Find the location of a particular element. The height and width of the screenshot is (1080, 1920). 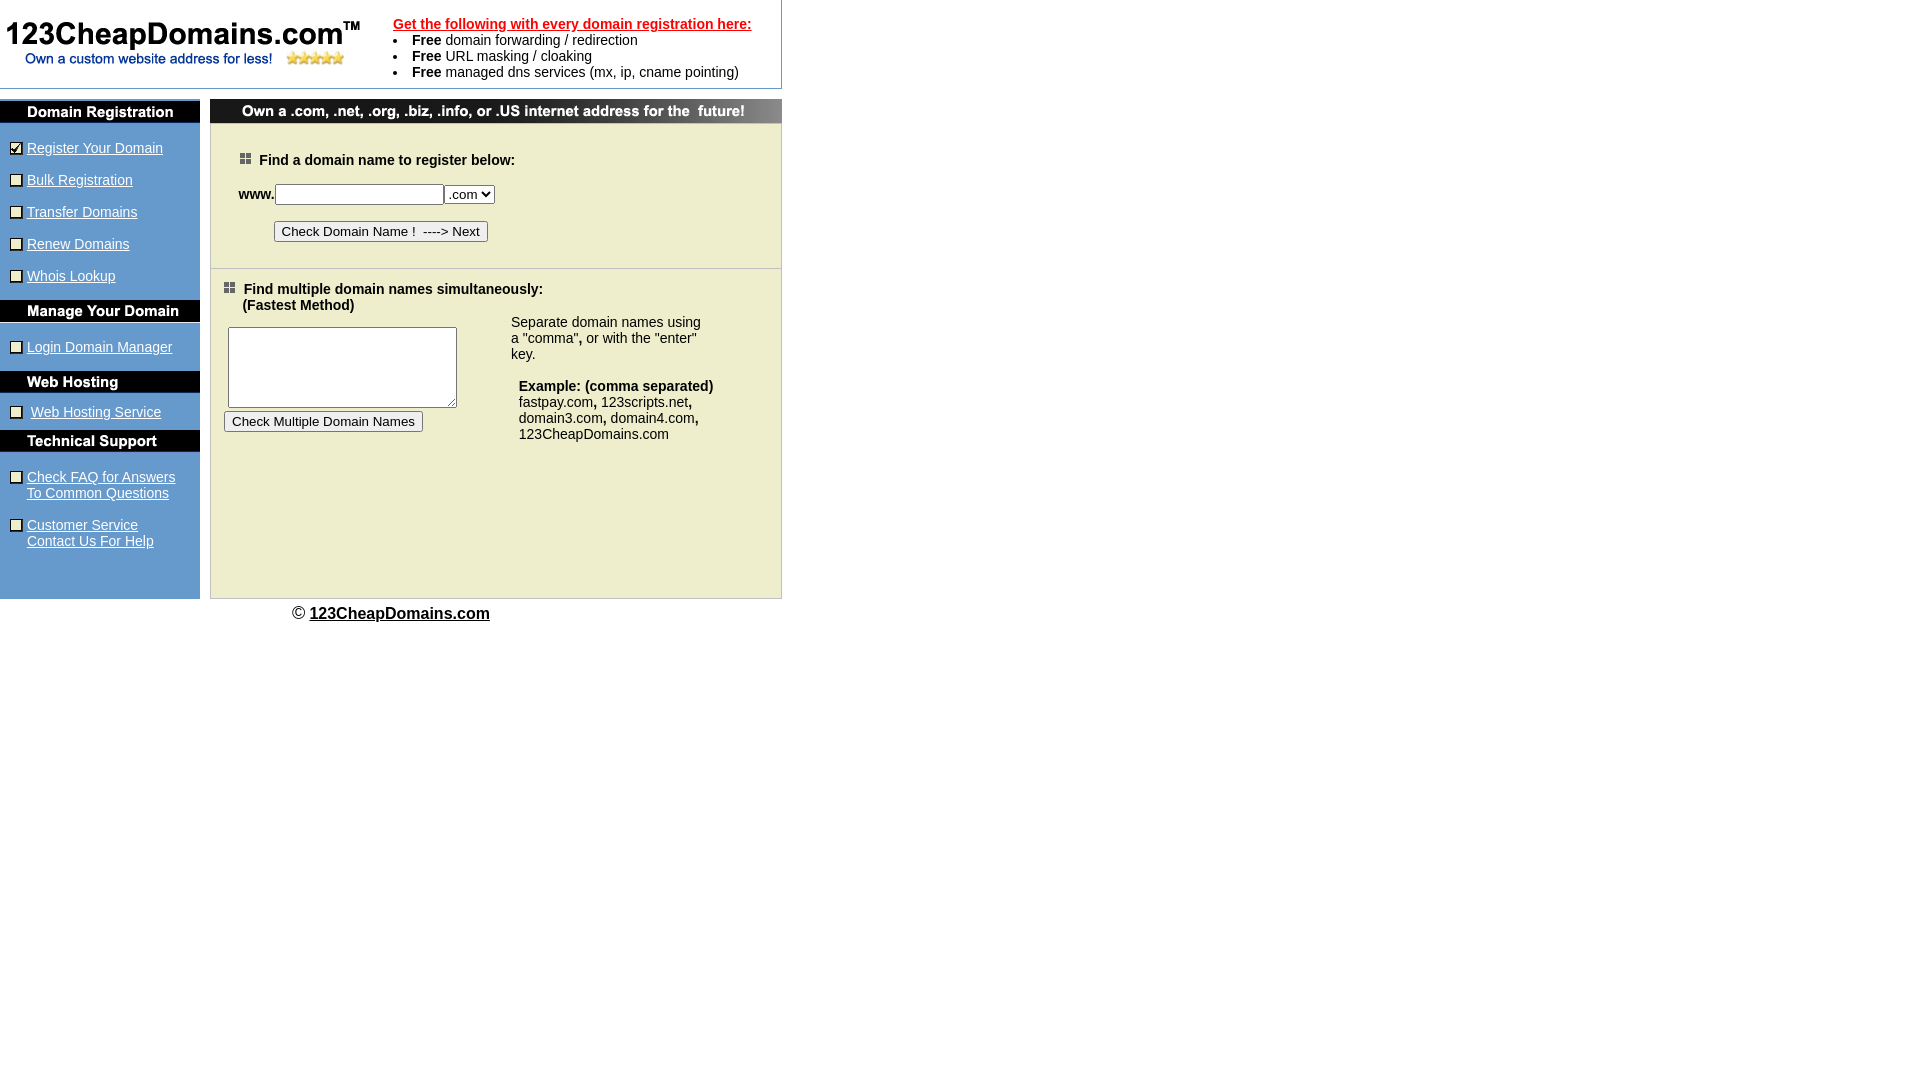

'Check FAQ for Answers' is located at coordinates (100, 477).